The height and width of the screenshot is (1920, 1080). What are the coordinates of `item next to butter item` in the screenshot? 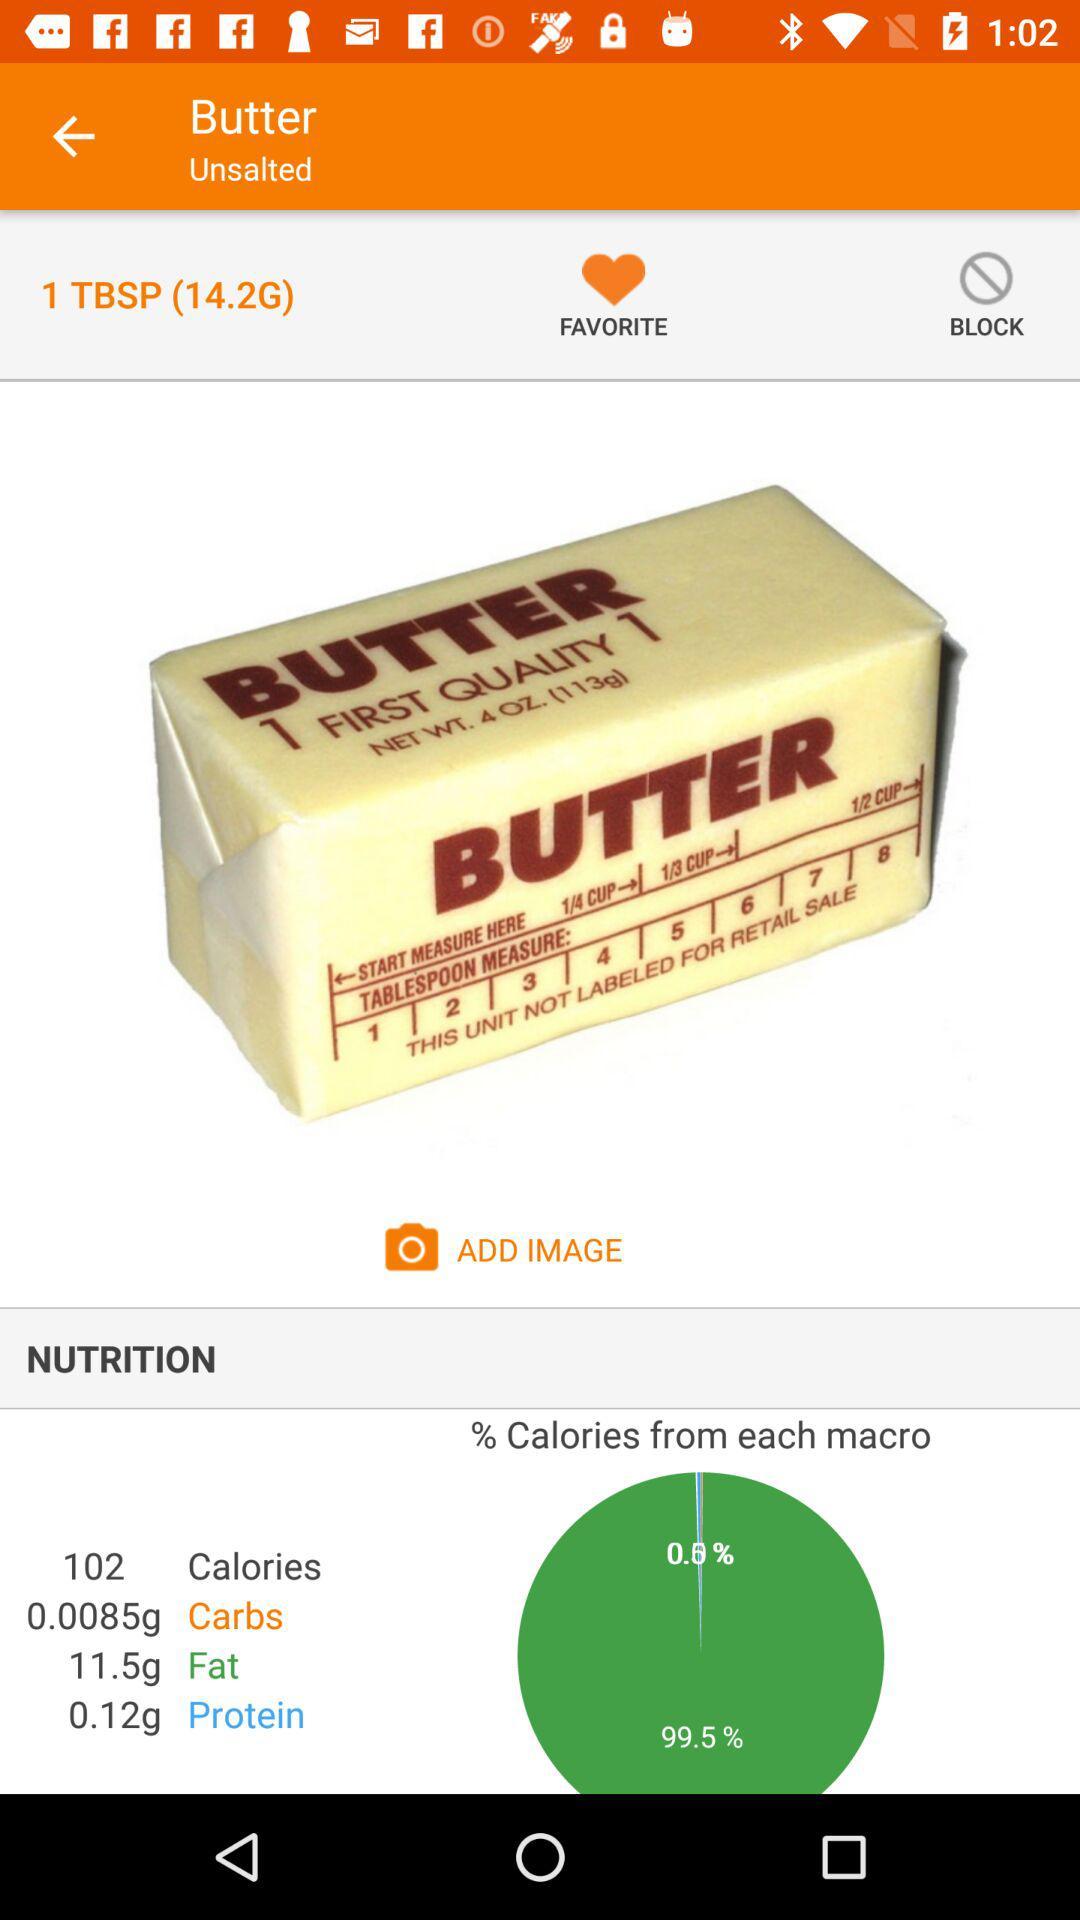 It's located at (72, 135).